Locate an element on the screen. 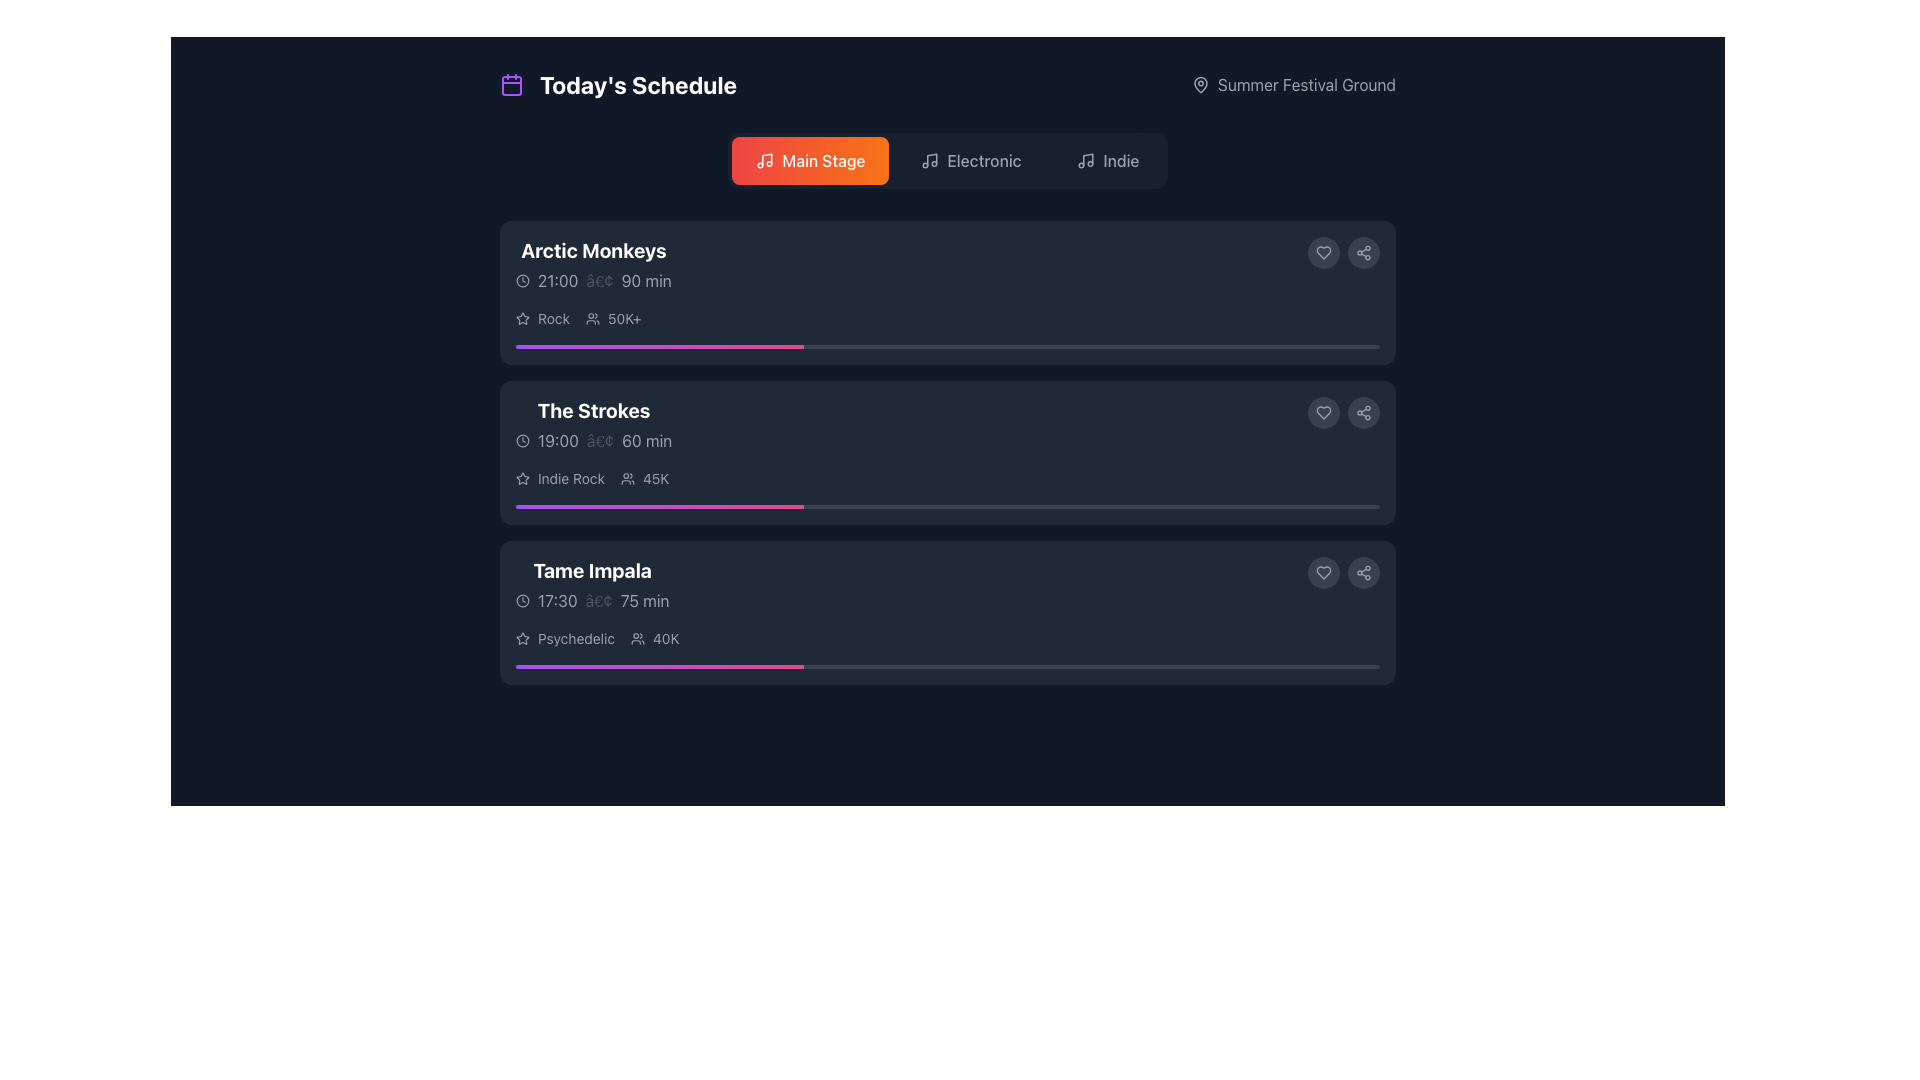  the text displaying the word 'Psychedelic' which is part of the metadata for the band 'Tame Impala' is located at coordinates (575, 639).